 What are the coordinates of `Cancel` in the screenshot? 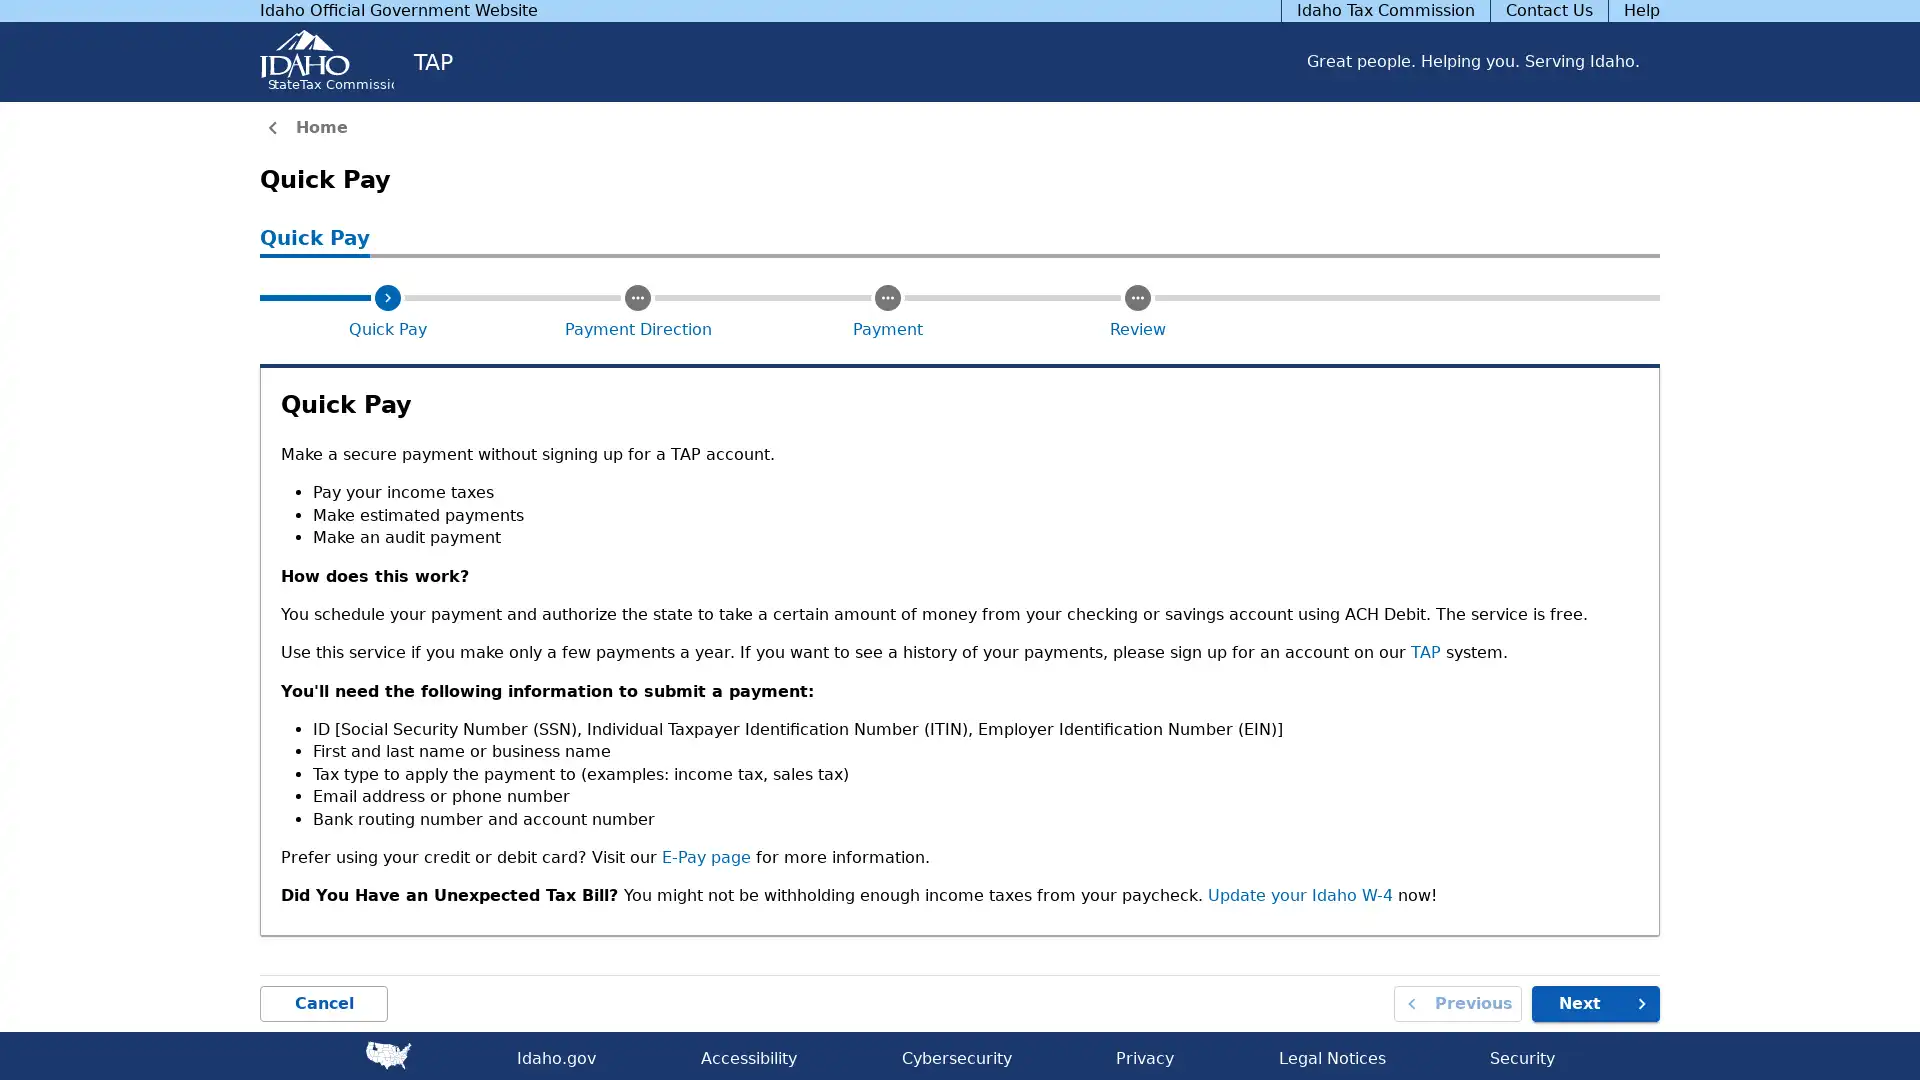 It's located at (324, 1003).